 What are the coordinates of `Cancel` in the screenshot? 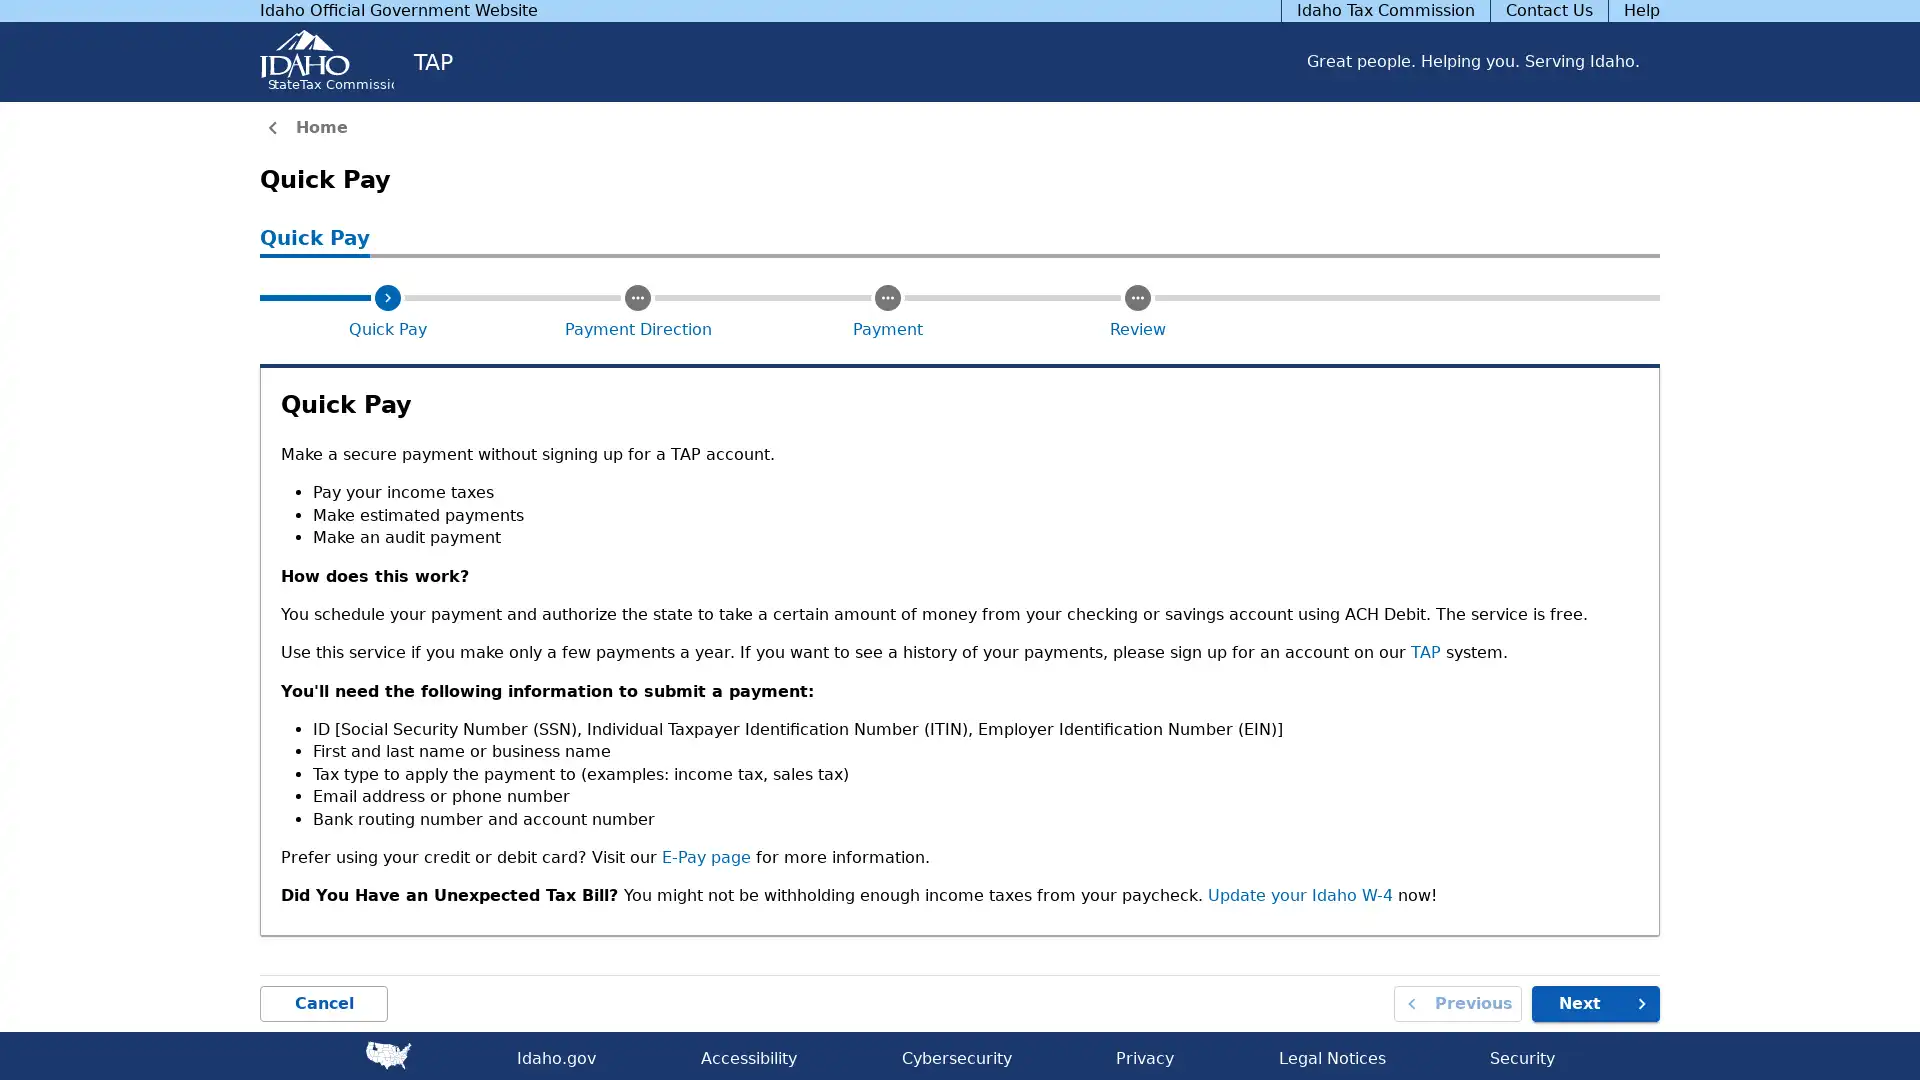 It's located at (324, 1003).